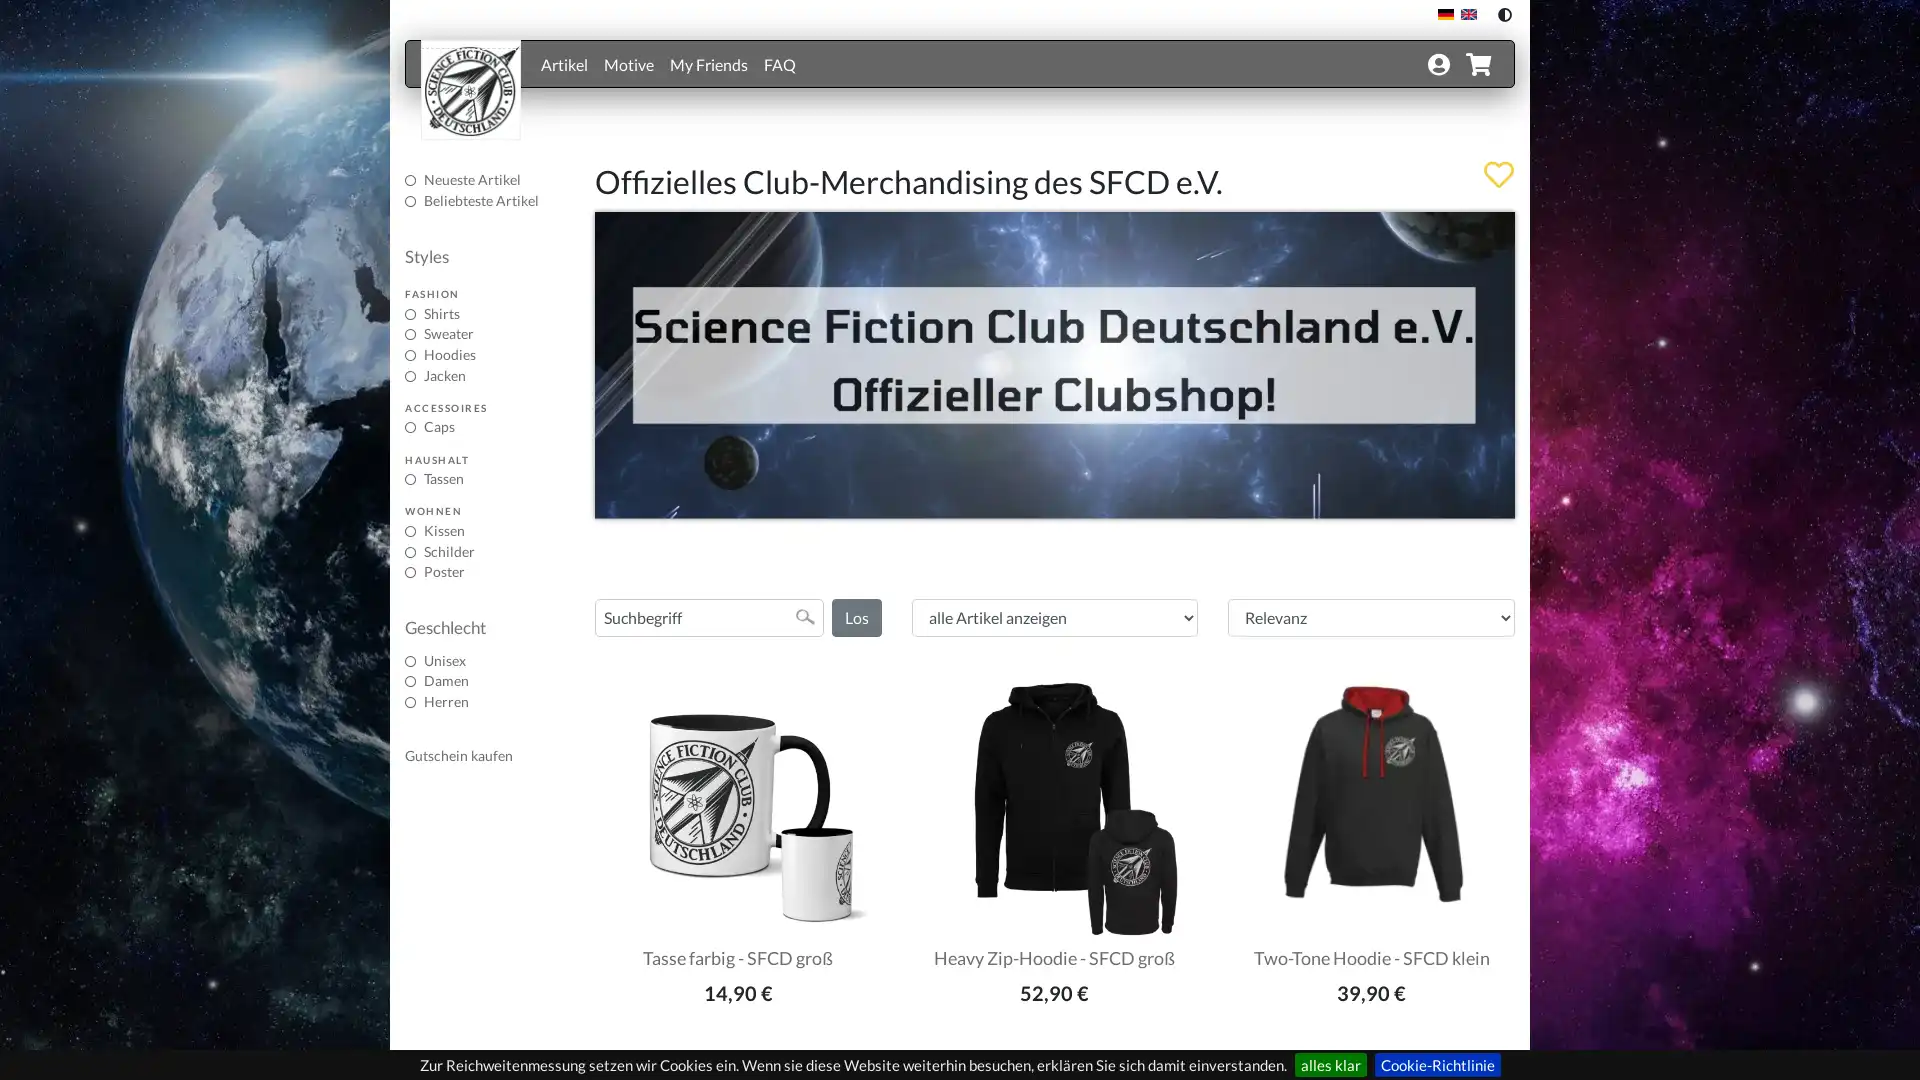  I want to click on Los, so click(855, 616).